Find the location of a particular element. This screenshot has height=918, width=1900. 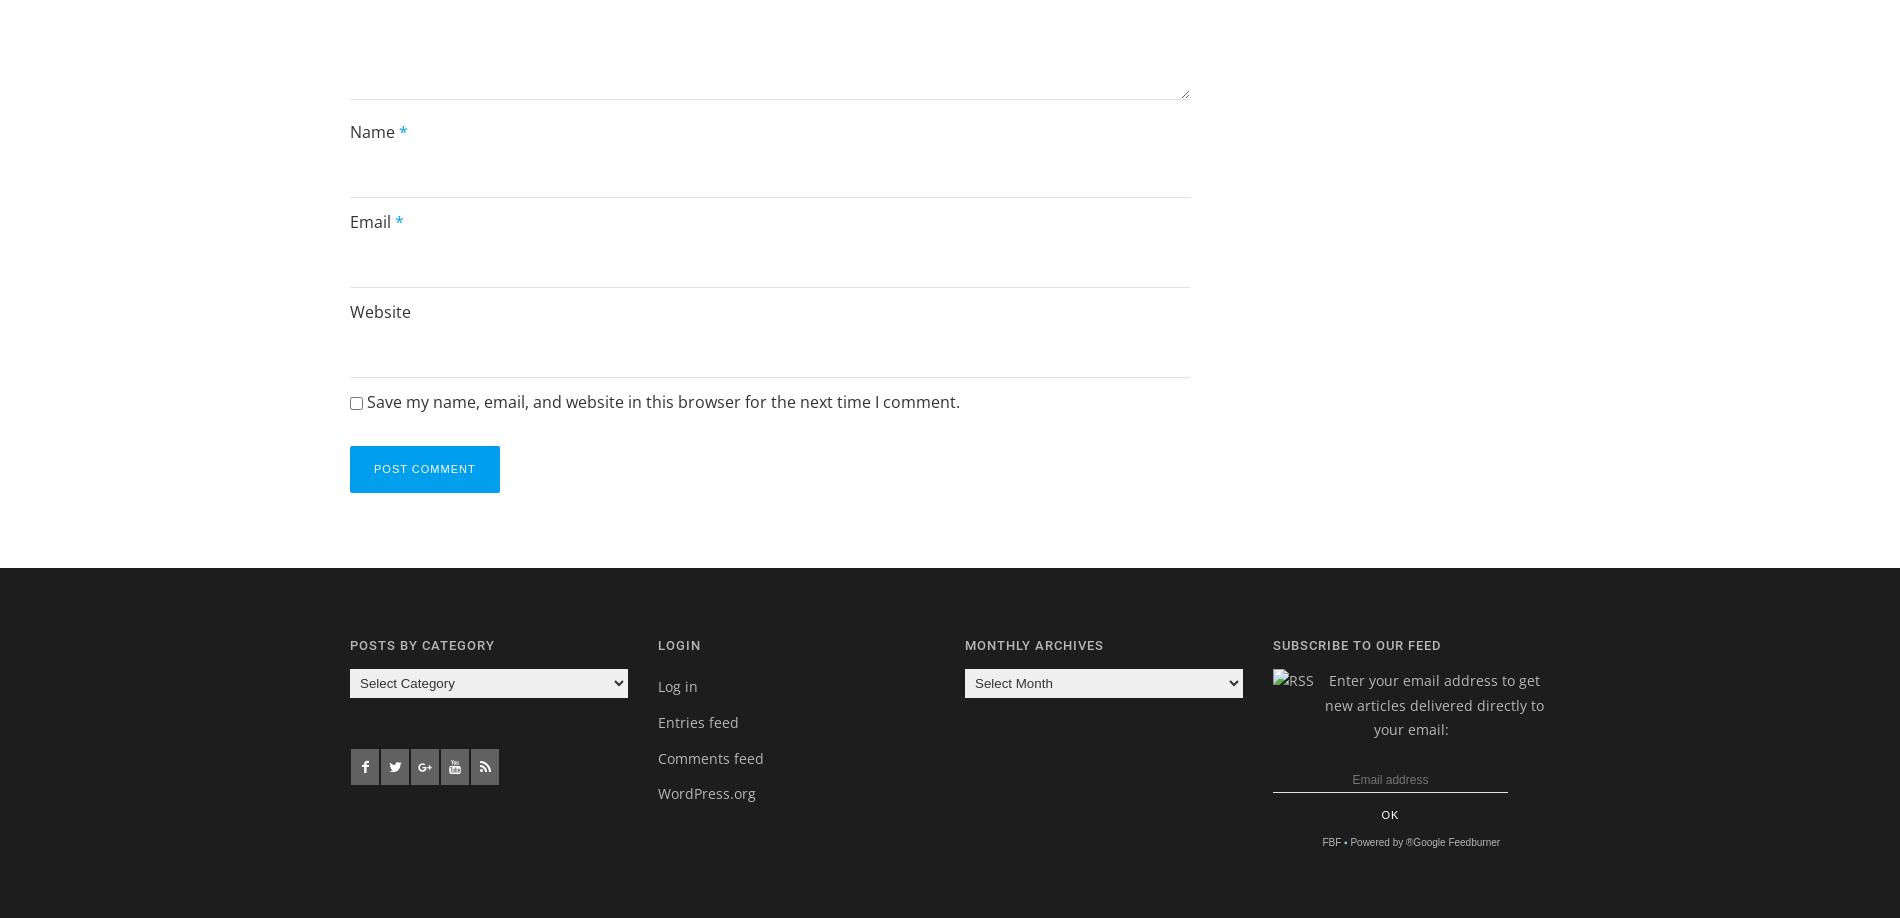

'Posts by Category' is located at coordinates (421, 644).